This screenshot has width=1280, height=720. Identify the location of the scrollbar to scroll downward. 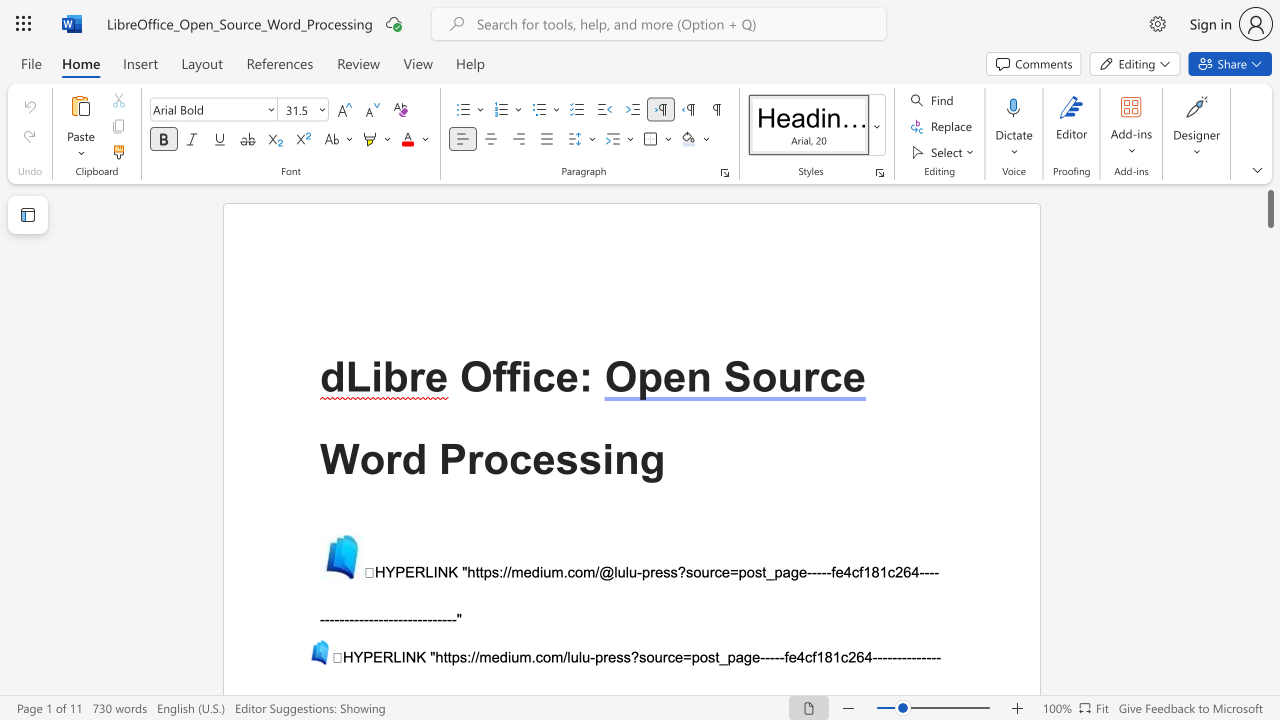
(1269, 228).